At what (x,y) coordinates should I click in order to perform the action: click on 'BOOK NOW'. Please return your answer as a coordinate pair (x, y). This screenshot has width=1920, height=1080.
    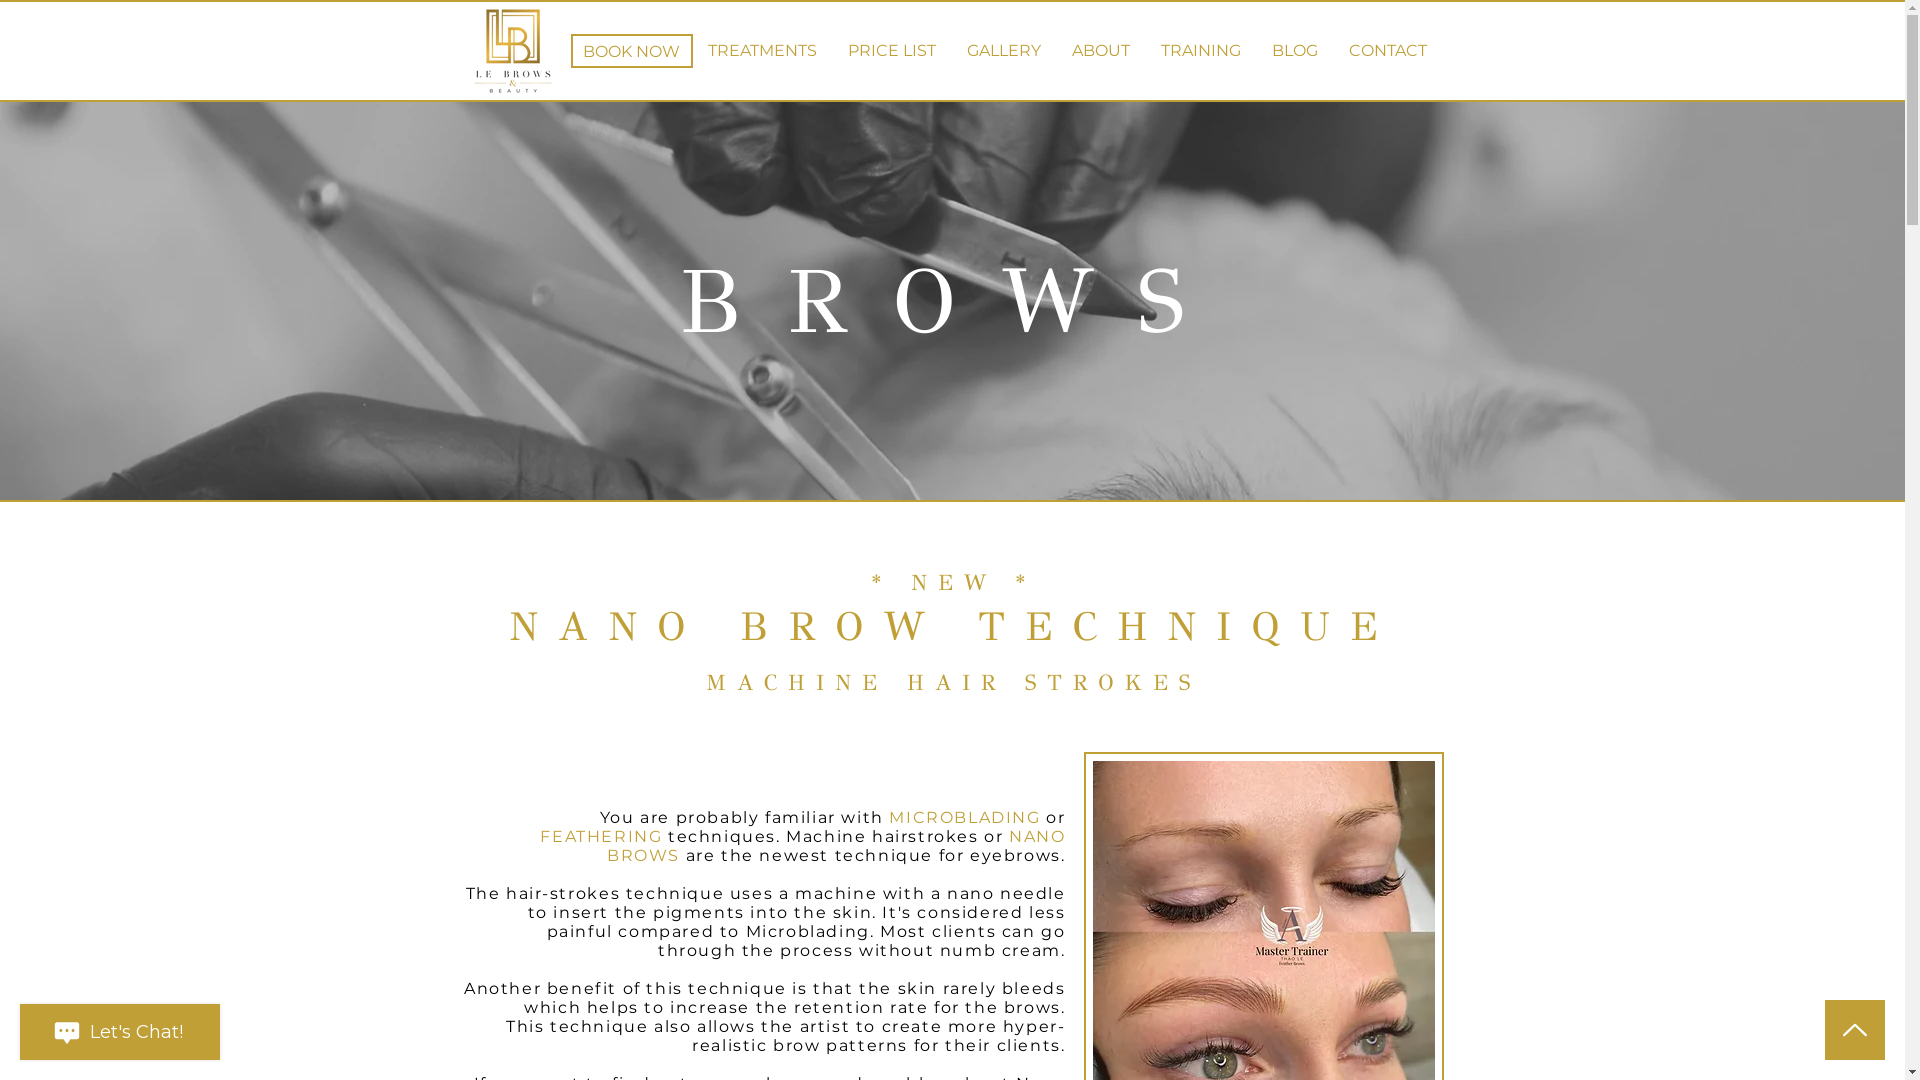
    Looking at the image, I should click on (569, 49).